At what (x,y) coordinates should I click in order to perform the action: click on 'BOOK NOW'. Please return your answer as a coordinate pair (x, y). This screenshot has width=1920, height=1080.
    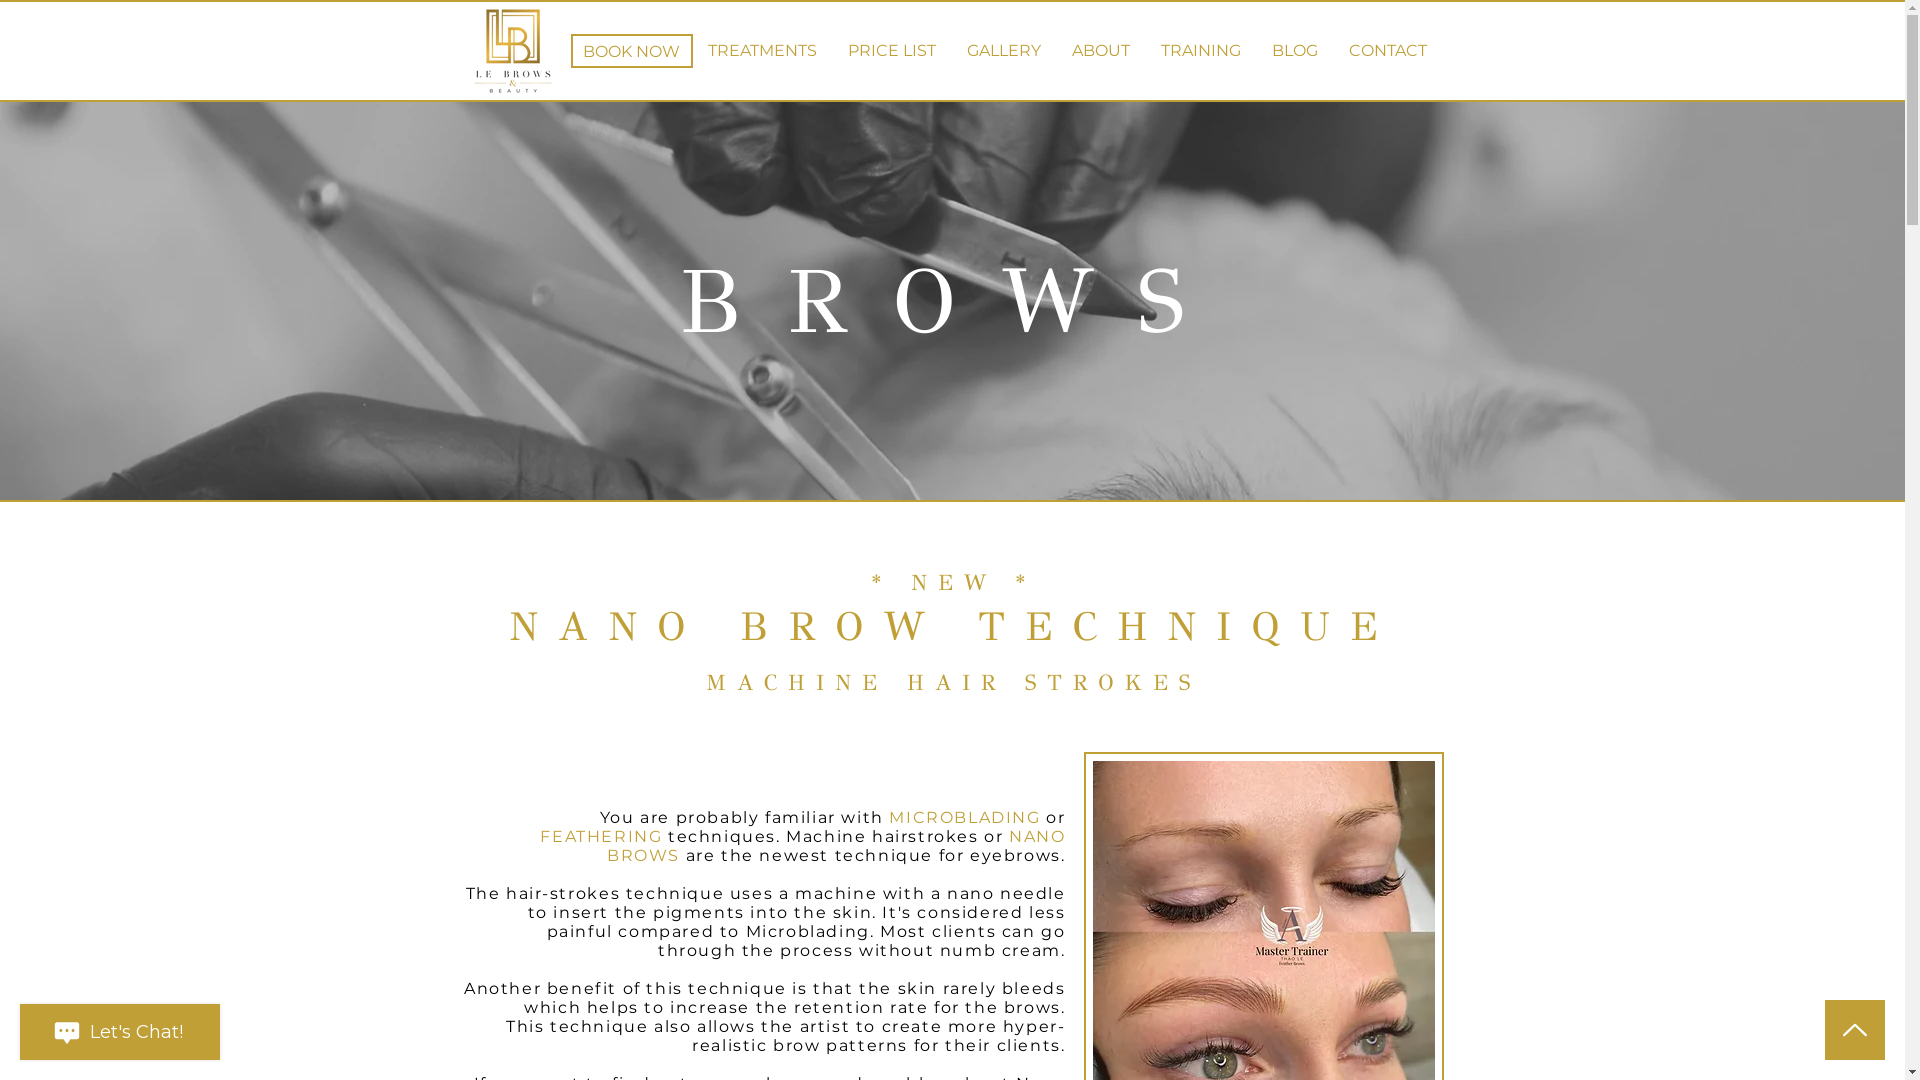
    Looking at the image, I should click on (569, 49).